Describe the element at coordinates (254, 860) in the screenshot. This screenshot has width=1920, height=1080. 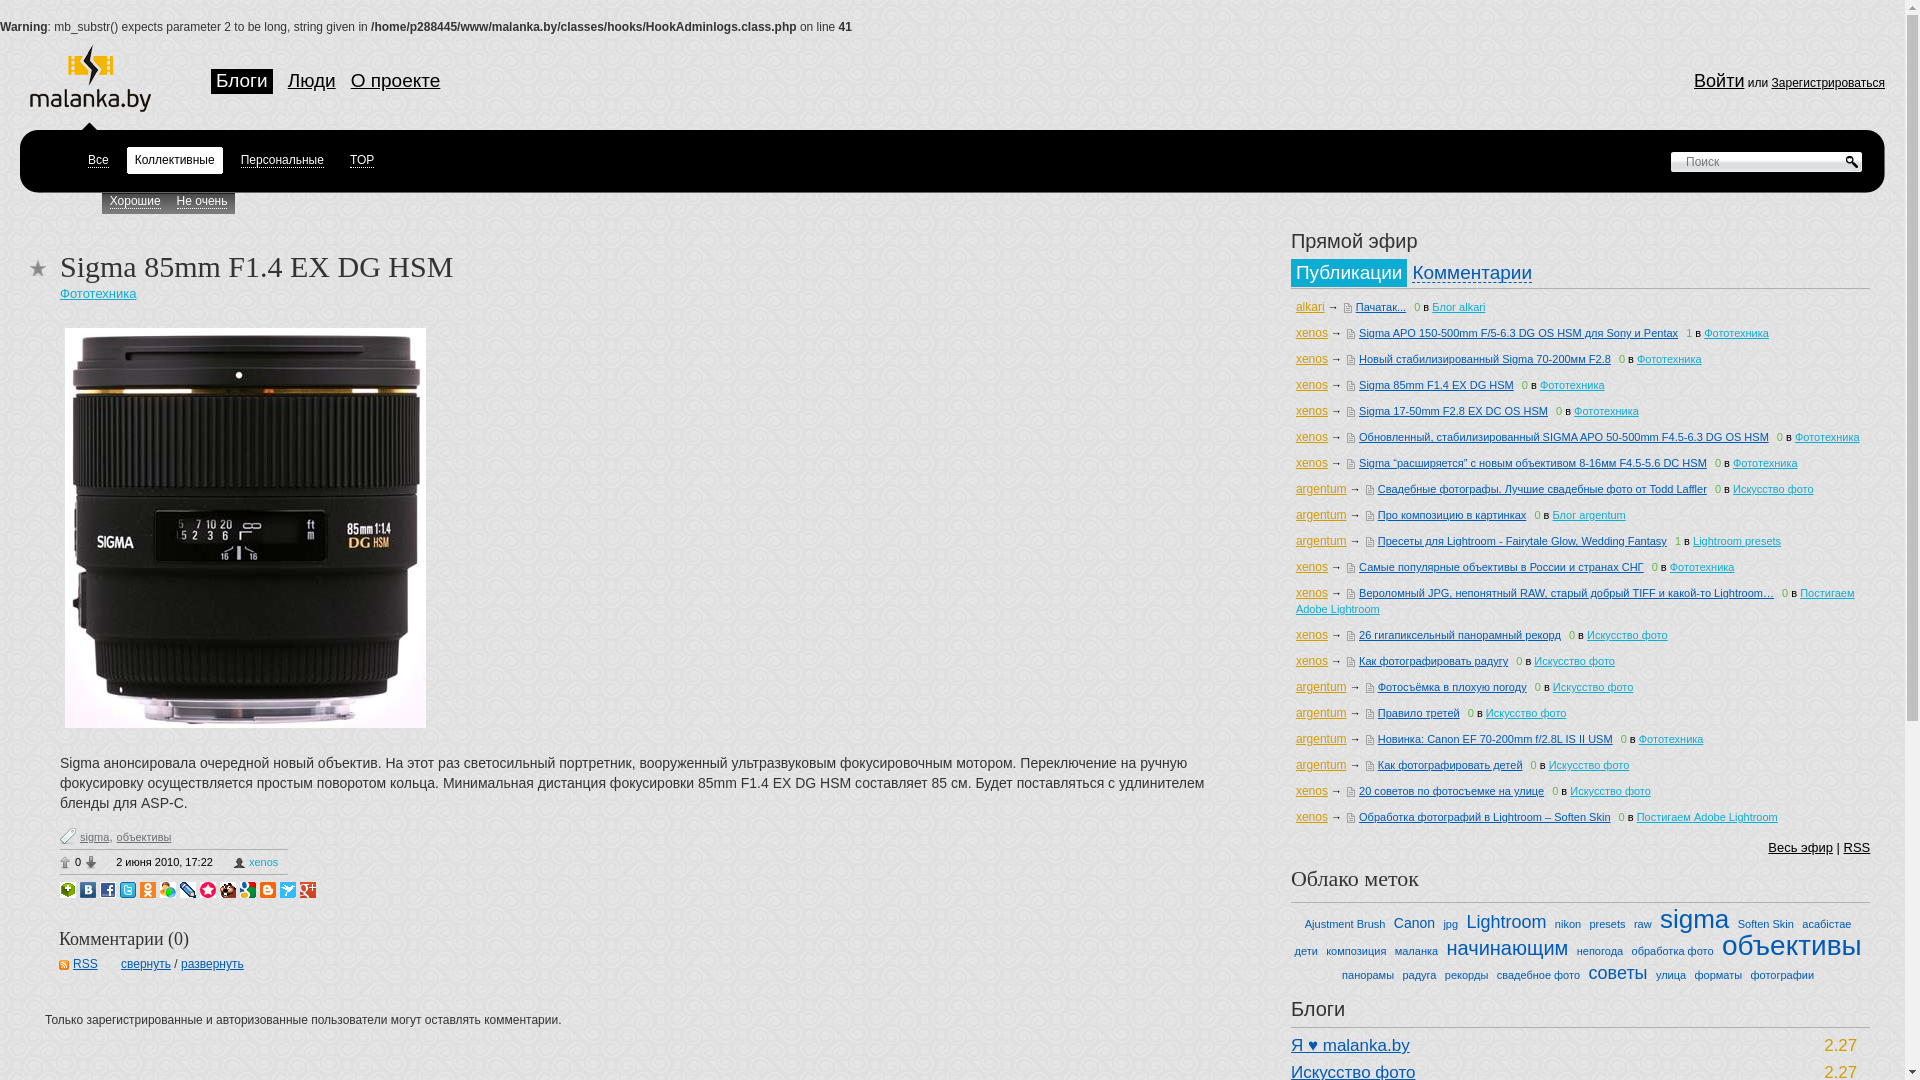
I see `'xenos'` at that location.